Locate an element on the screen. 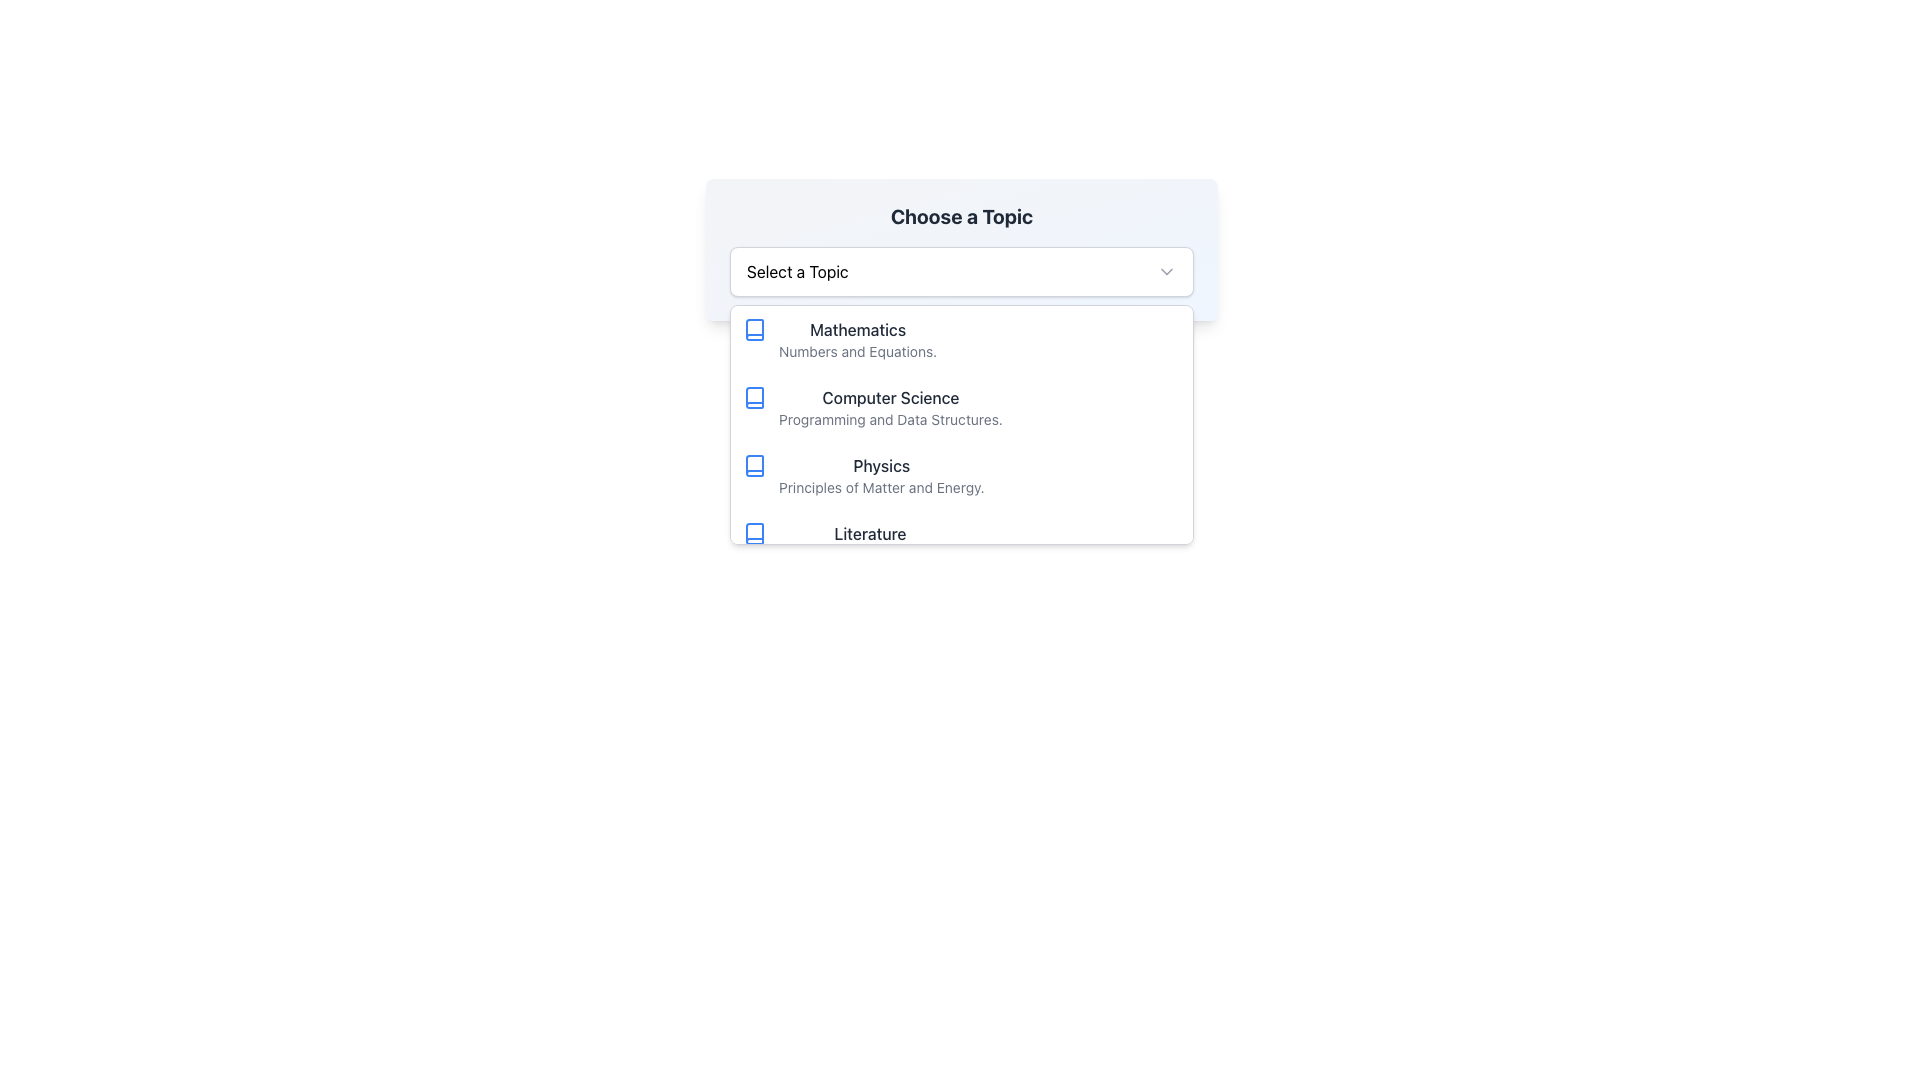 Image resolution: width=1920 pixels, height=1080 pixels. the static text label providing context for the 'Literature' option in the dropdown menu under 'Choose a Topic' is located at coordinates (870, 555).